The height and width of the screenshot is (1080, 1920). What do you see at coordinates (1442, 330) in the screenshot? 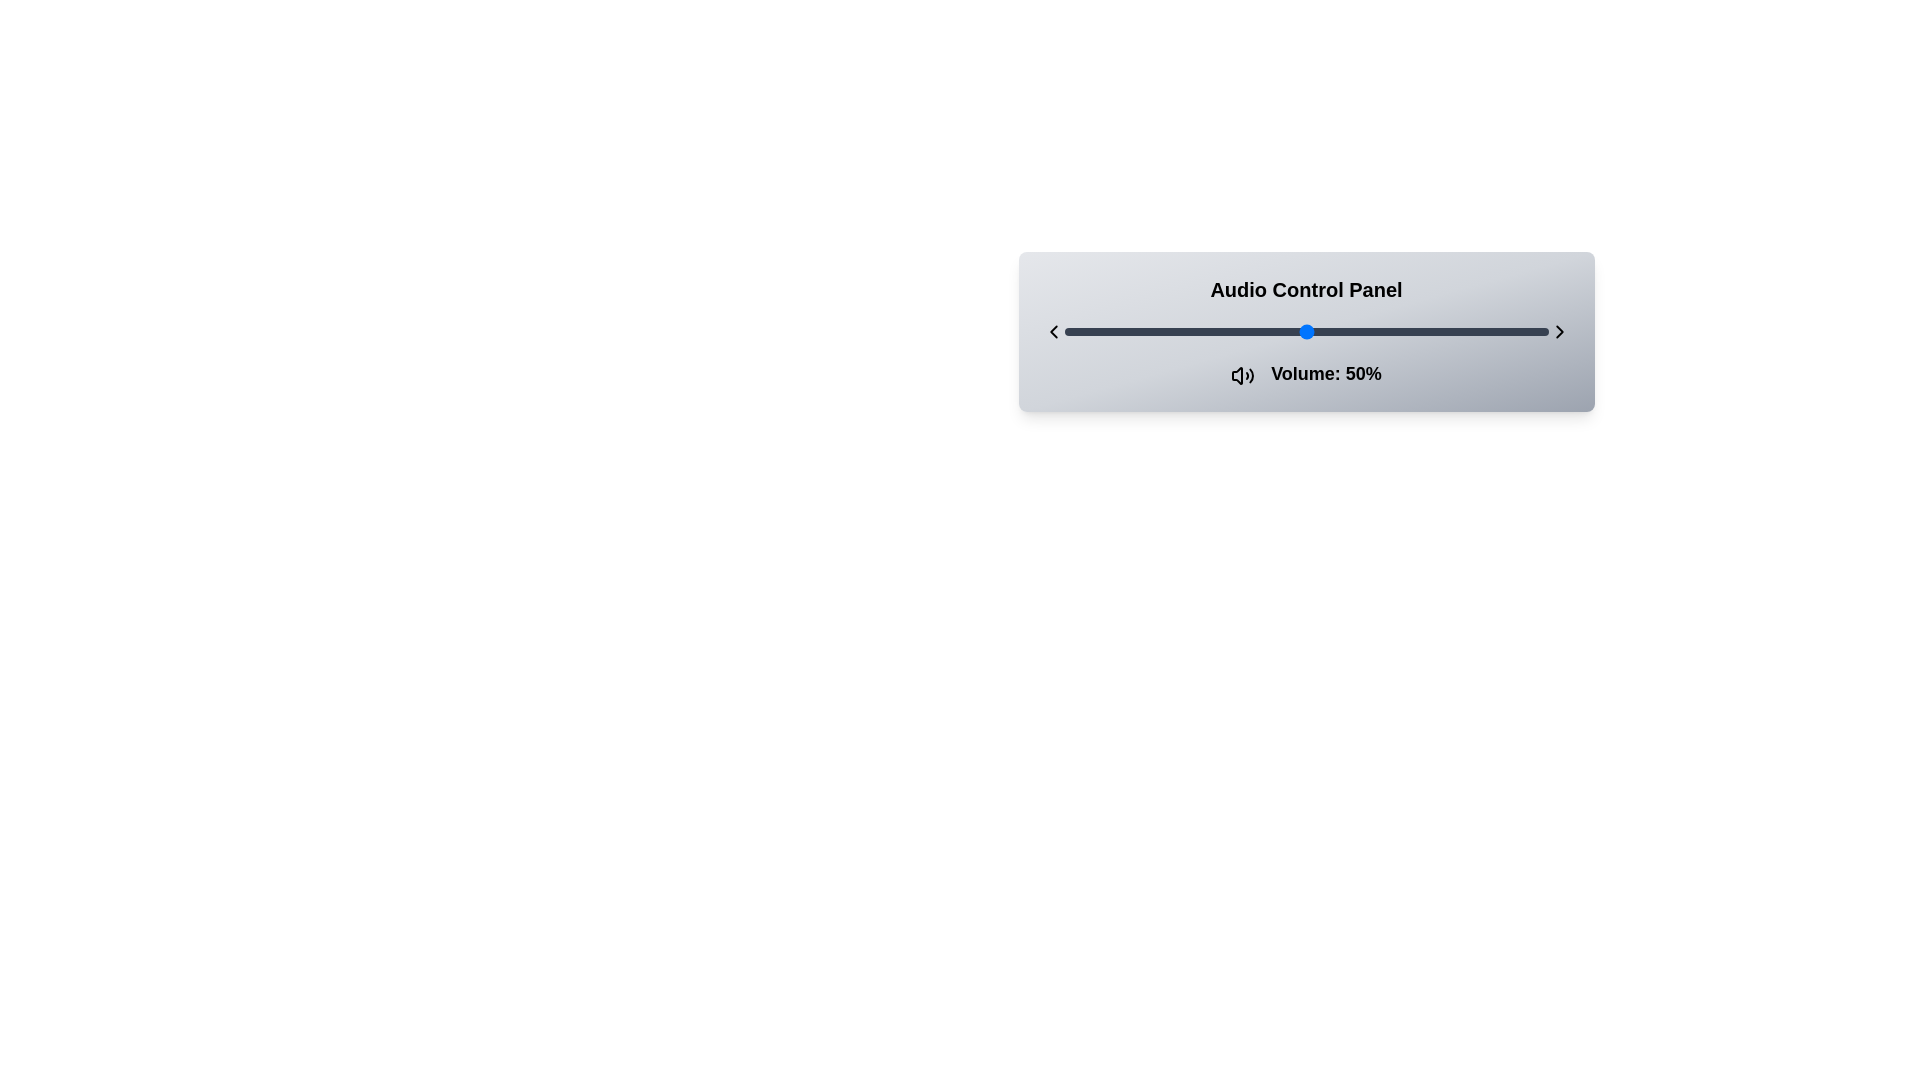
I see `the slider` at bounding box center [1442, 330].